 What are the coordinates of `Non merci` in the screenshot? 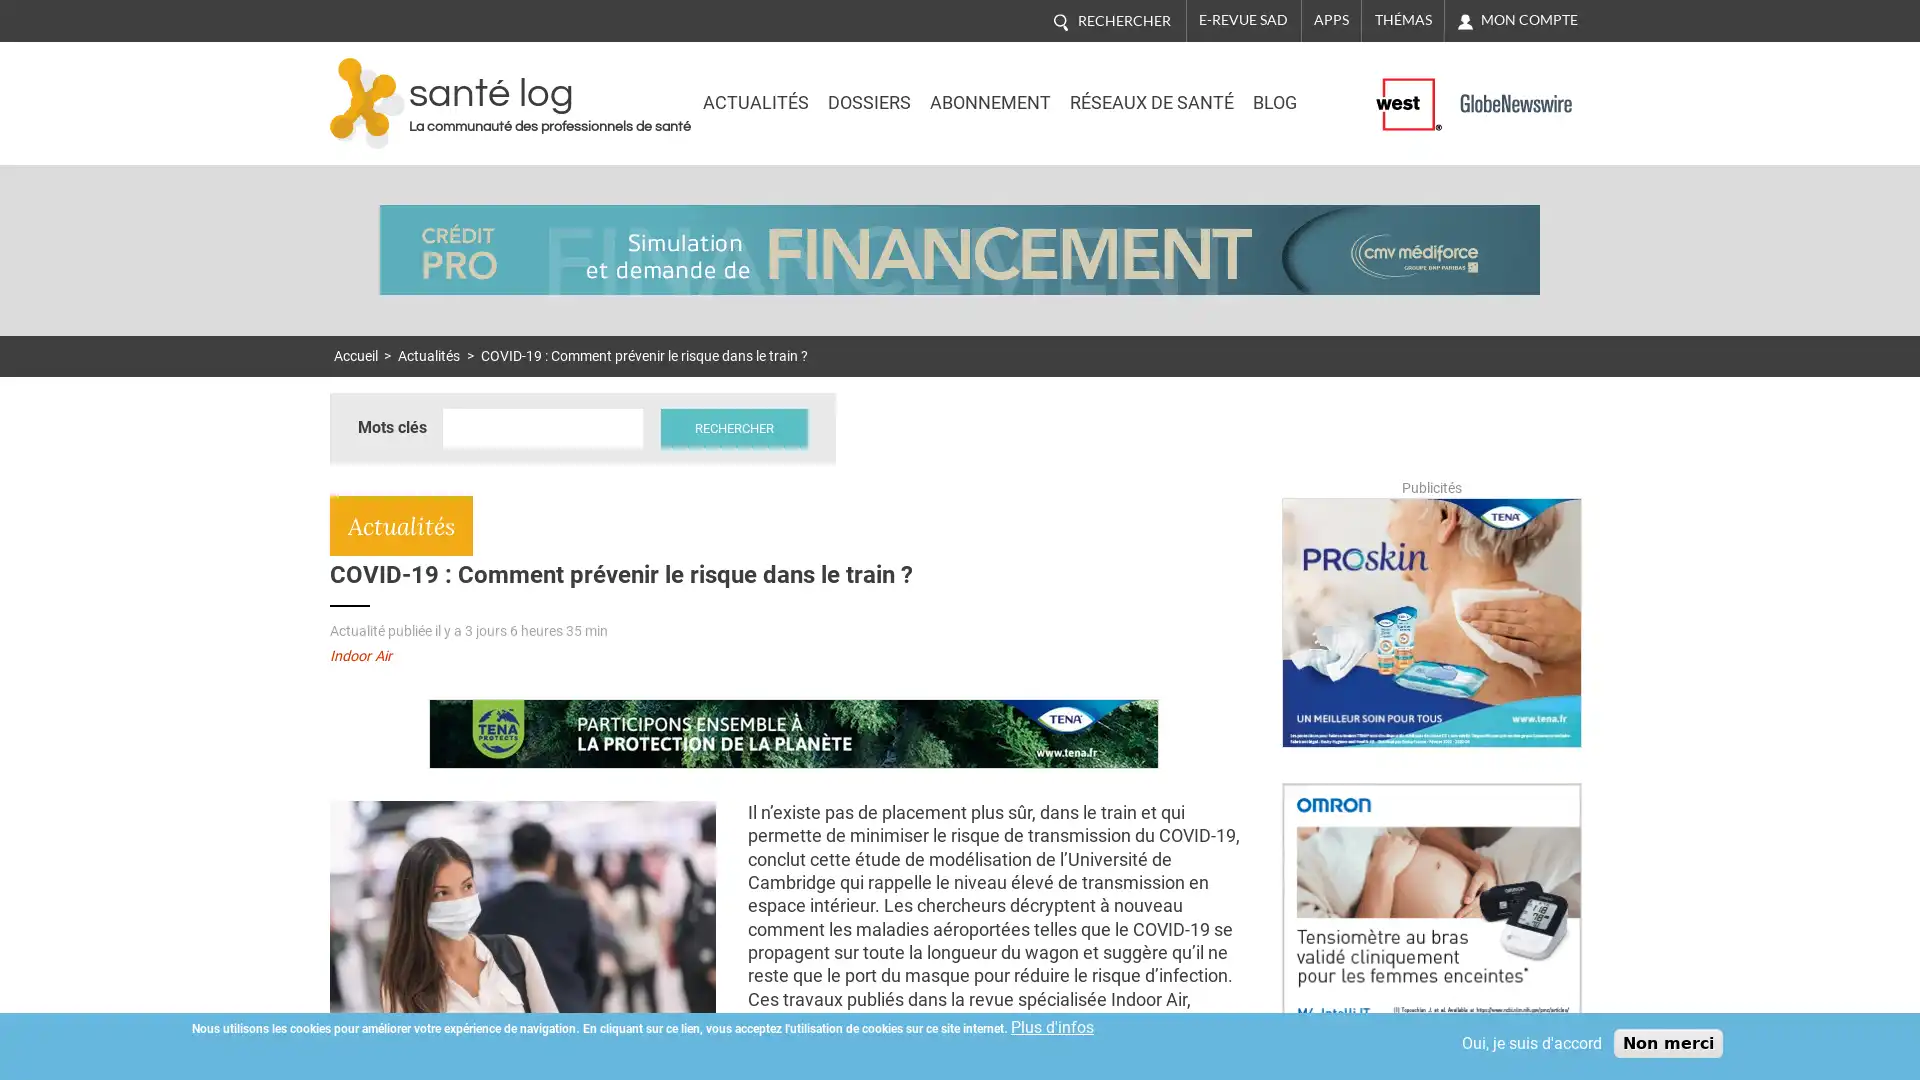 It's located at (1668, 1042).